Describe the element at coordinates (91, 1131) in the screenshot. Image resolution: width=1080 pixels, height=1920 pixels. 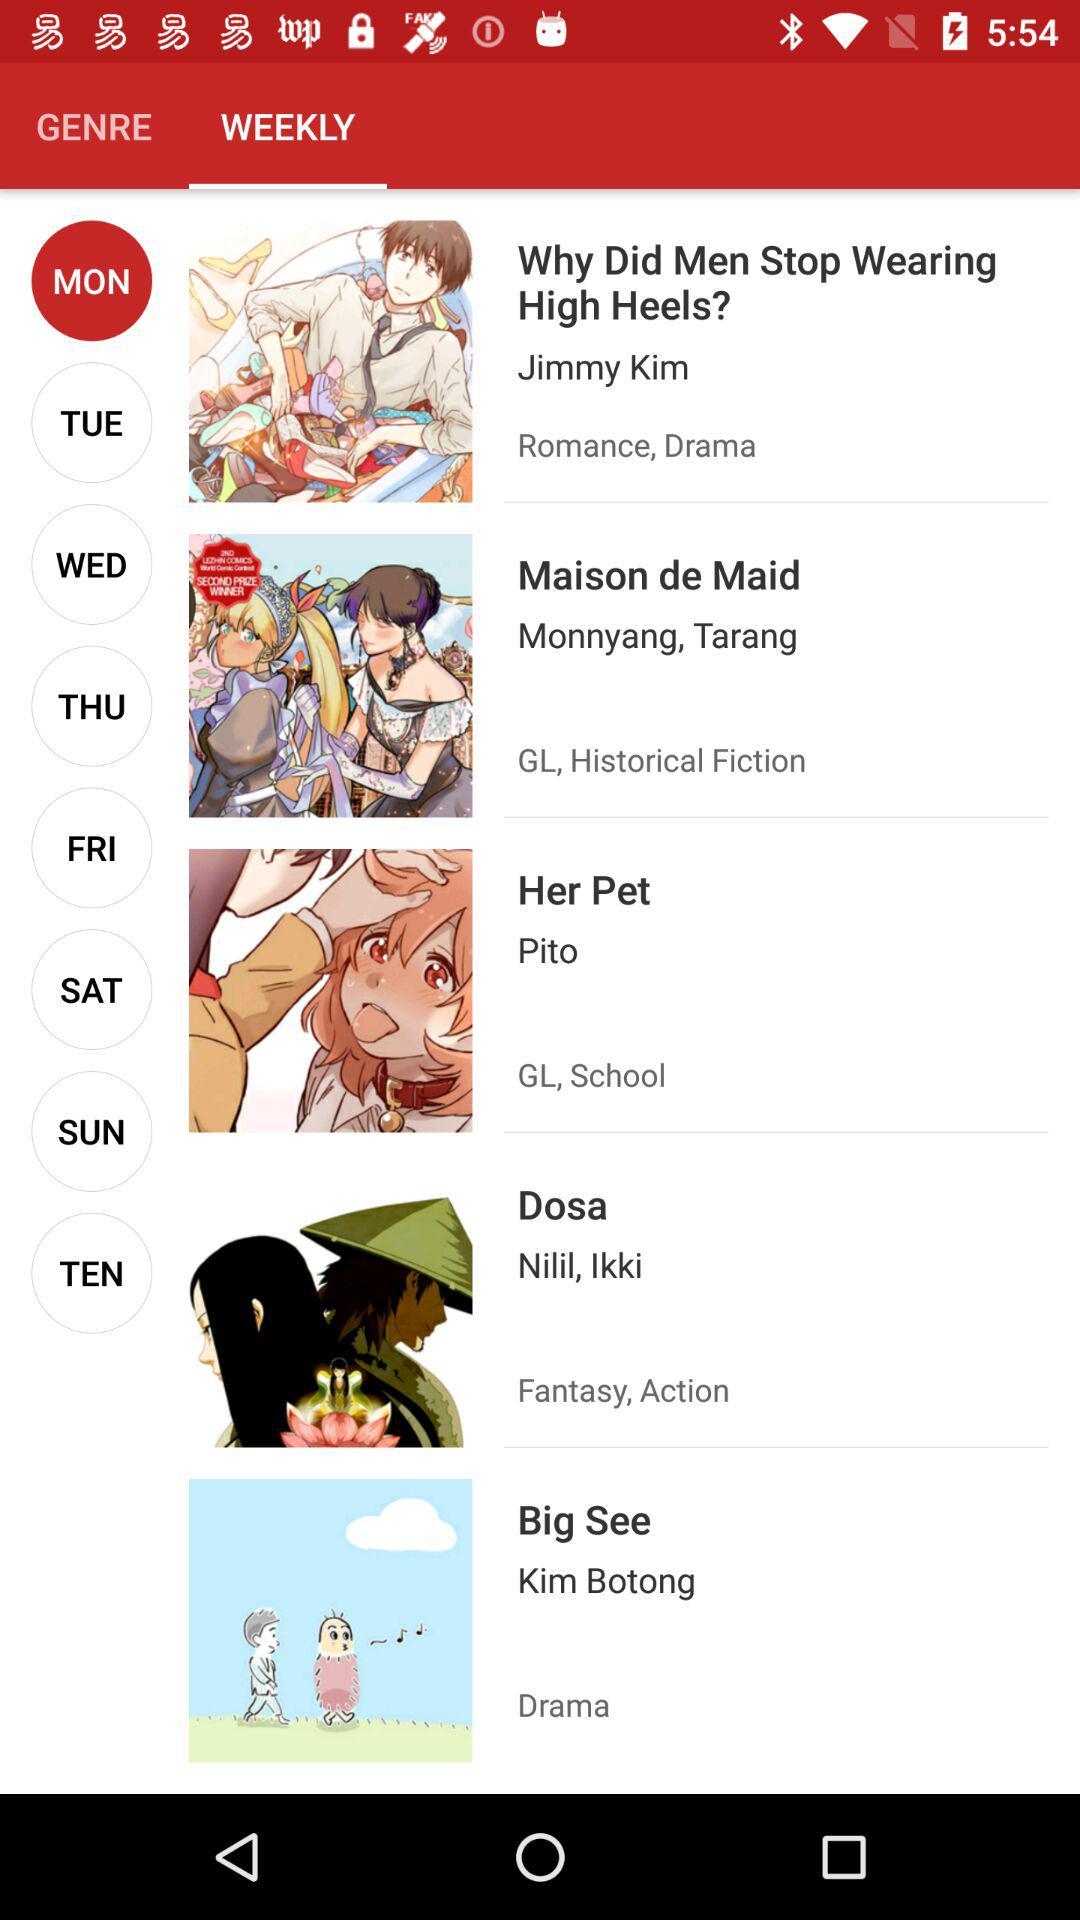
I see `the icon below sat icon` at that location.